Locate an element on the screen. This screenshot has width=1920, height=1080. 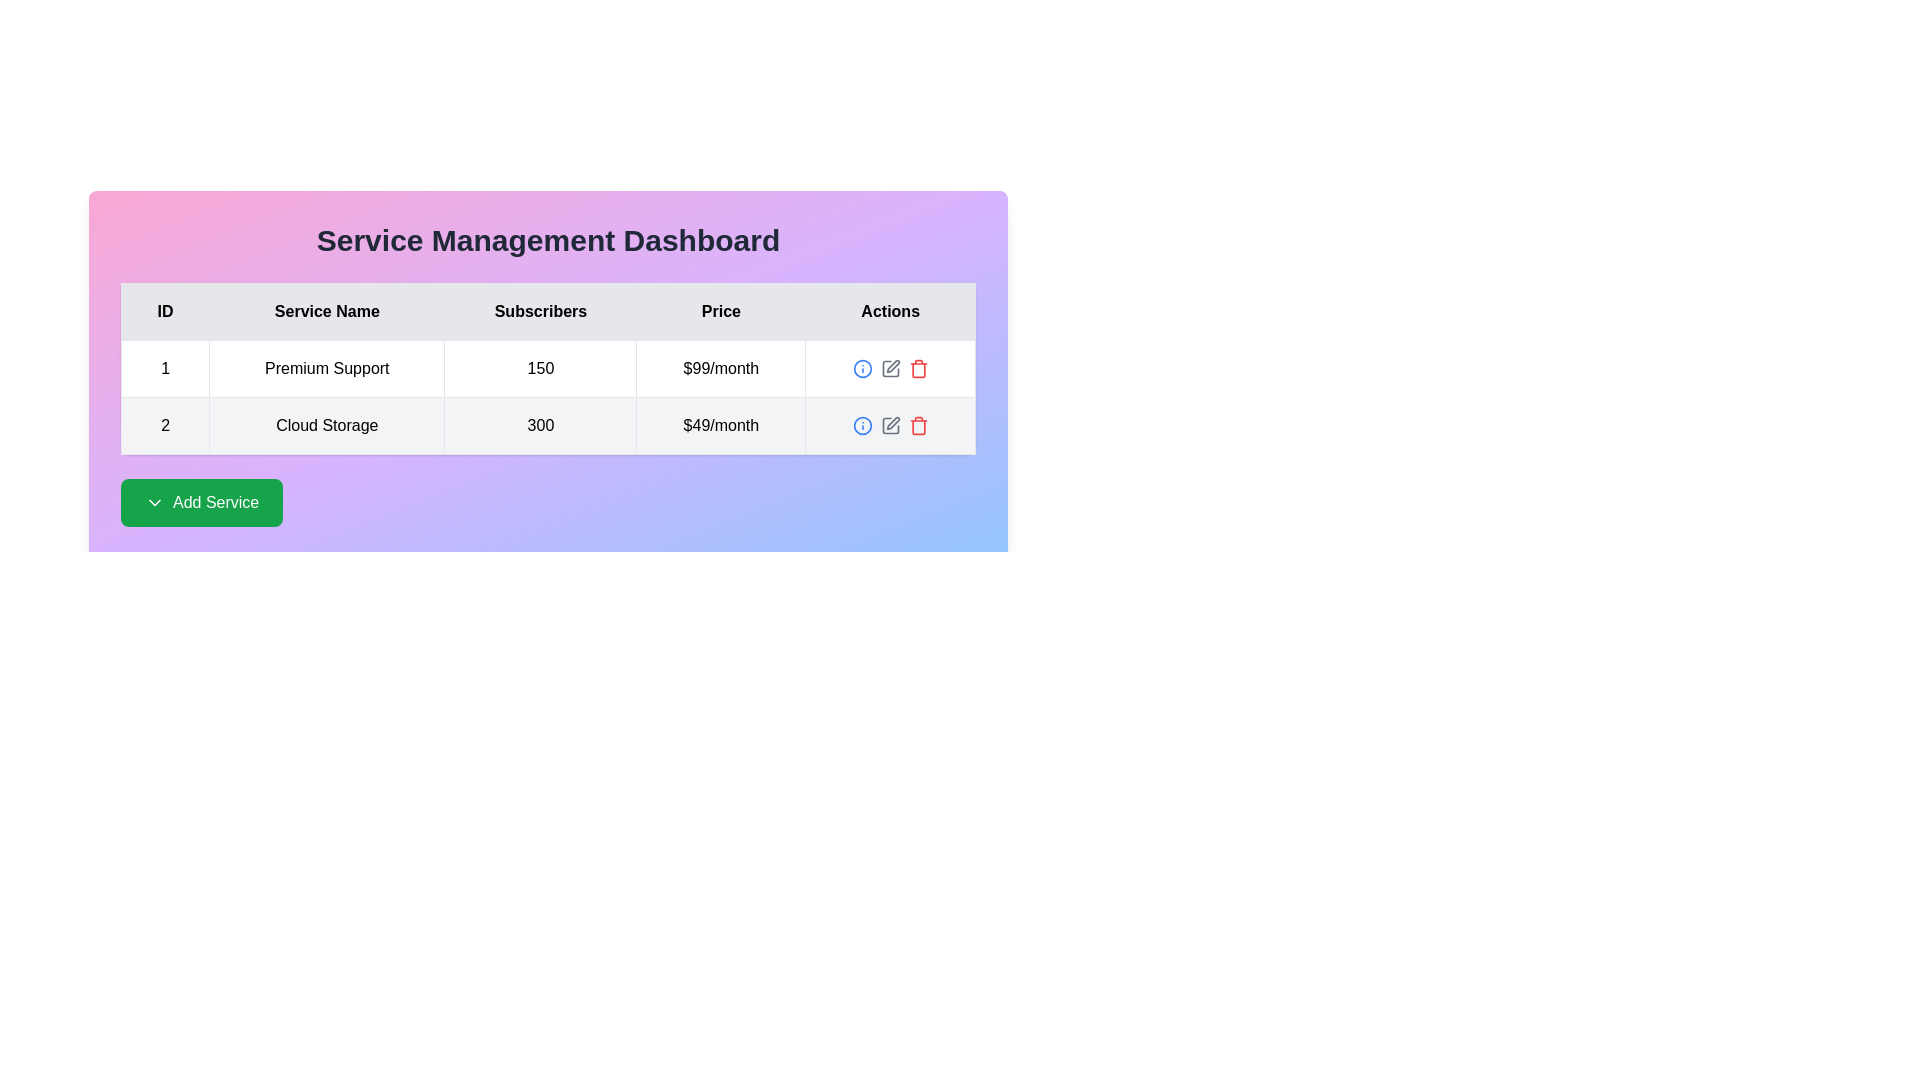
the 'ID' column header label in the table, which is the first cell in the header row, aligned with 'Service Name' and 'Subscribers' is located at coordinates (165, 312).